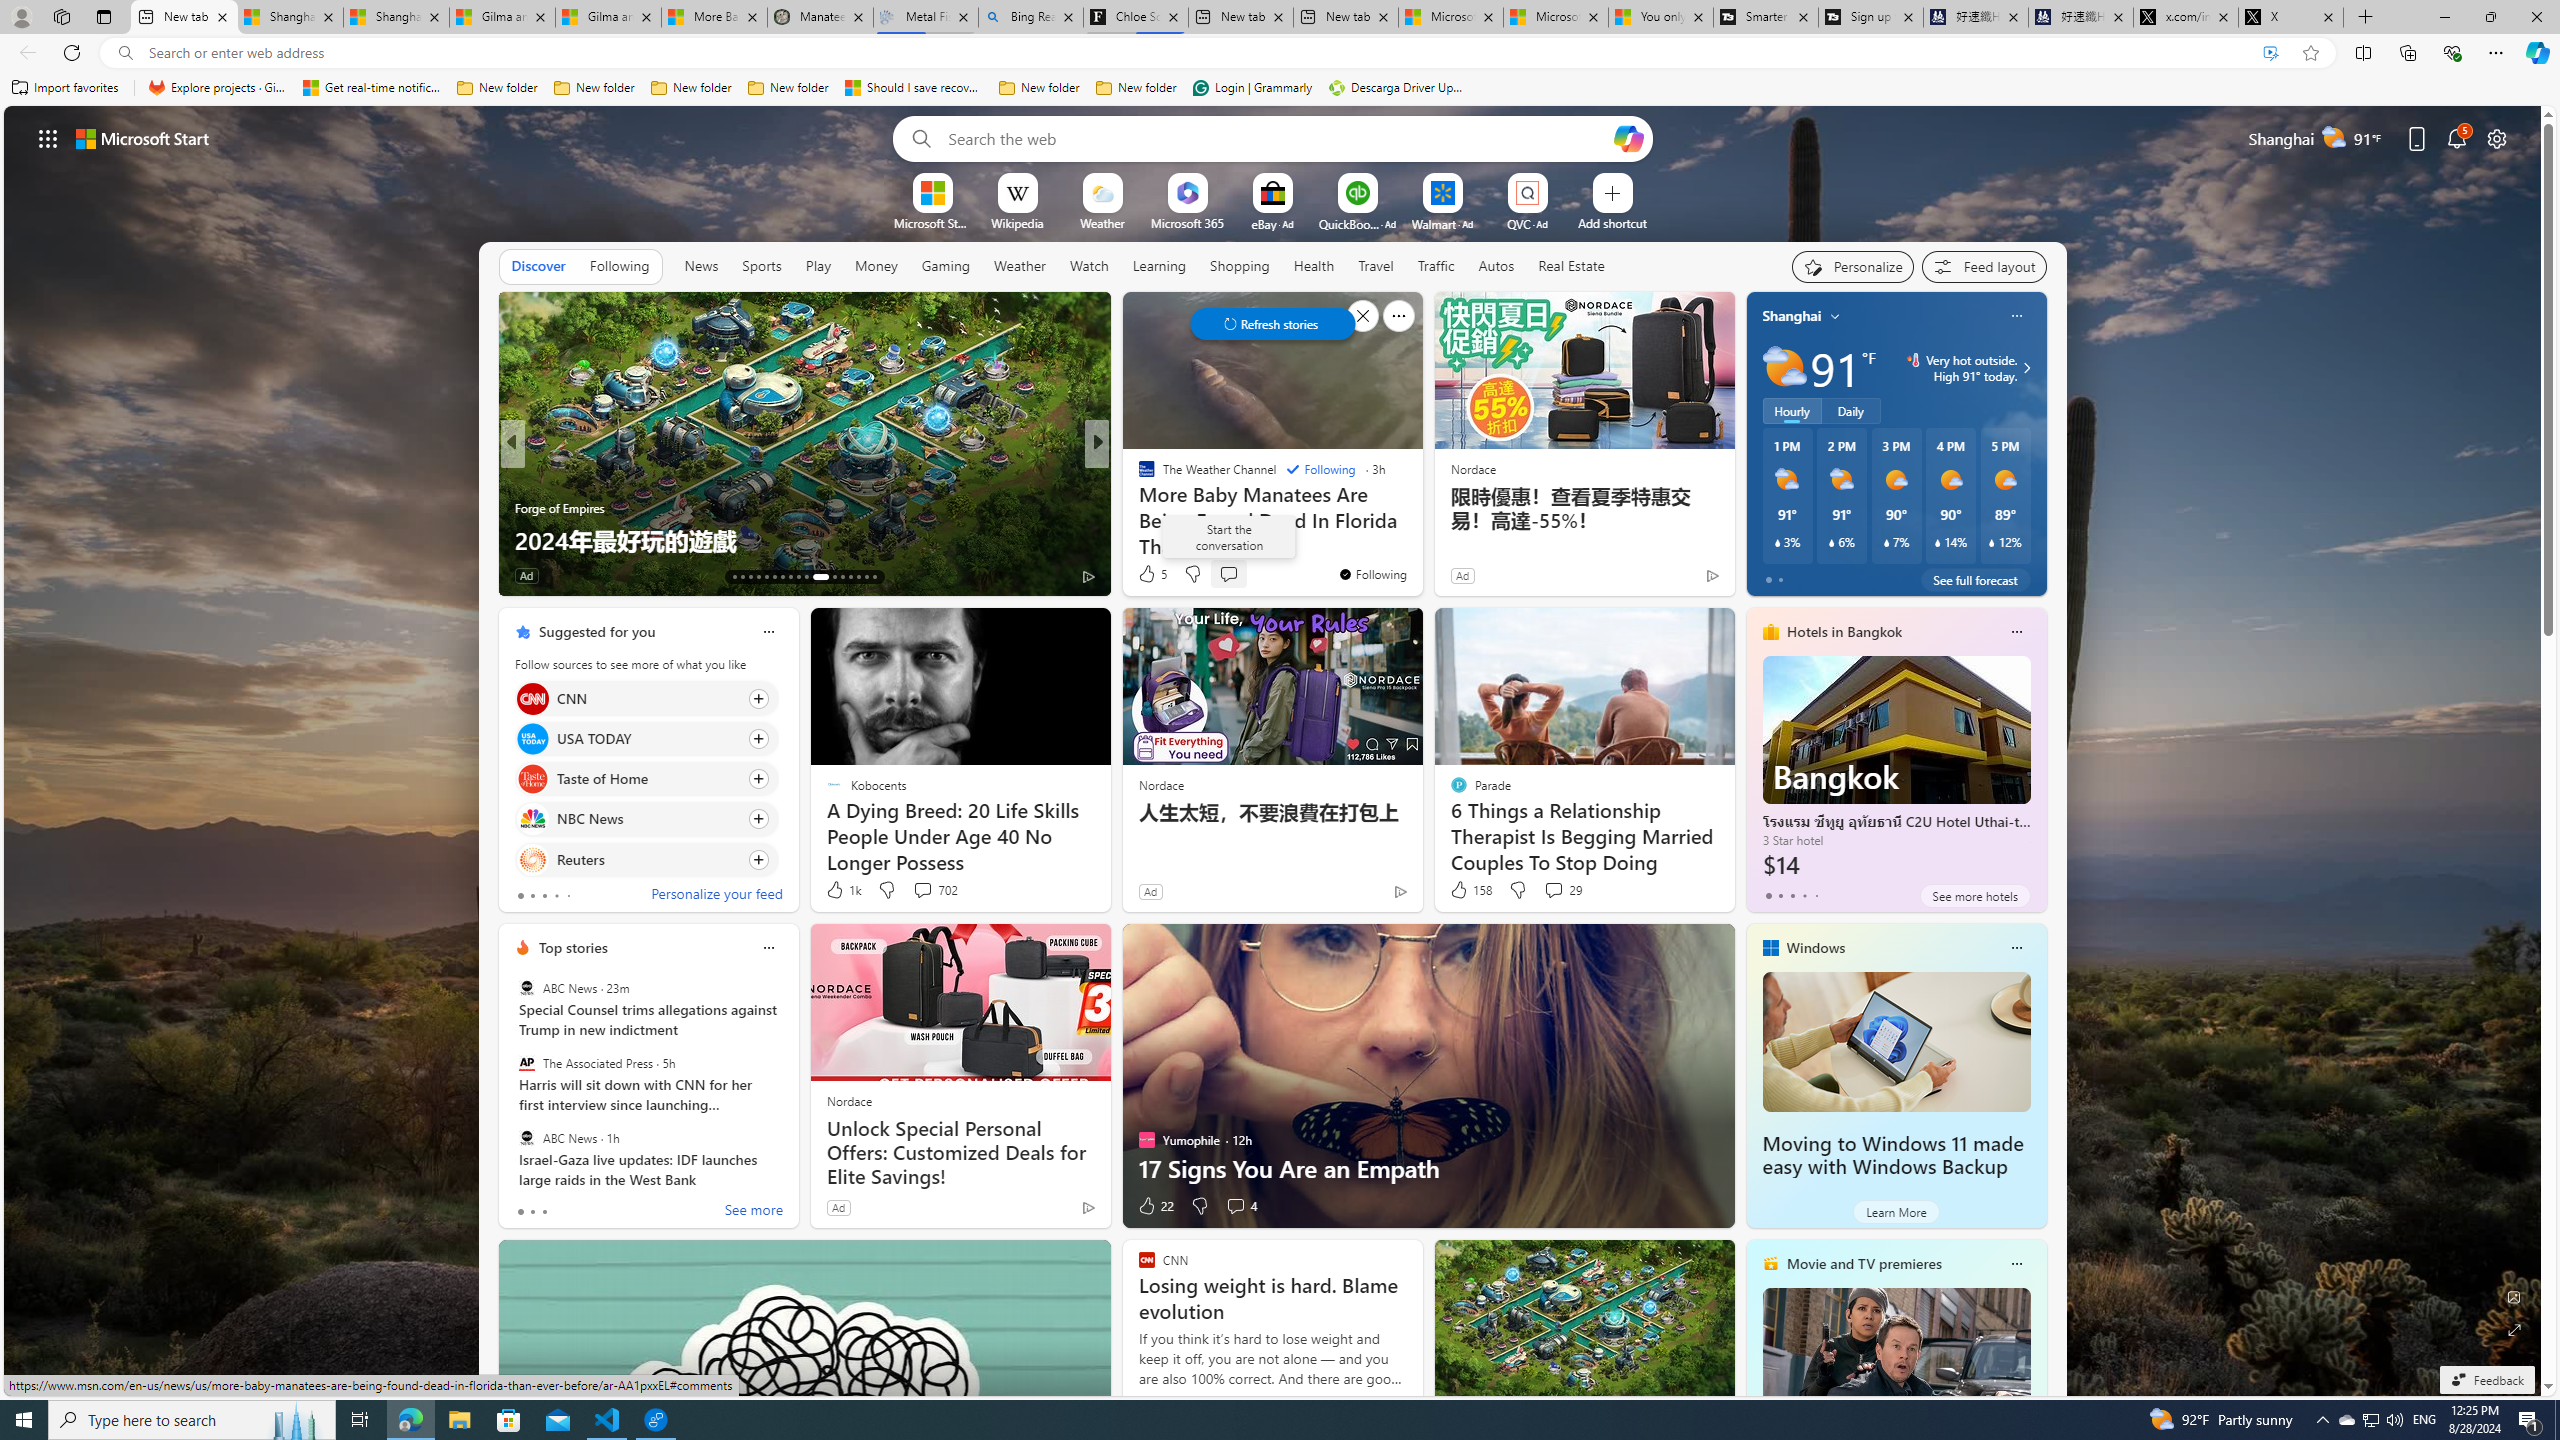  Describe the element at coordinates (1239, 1206) in the screenshot. I see `'View comments 4 Comment'` at that location.